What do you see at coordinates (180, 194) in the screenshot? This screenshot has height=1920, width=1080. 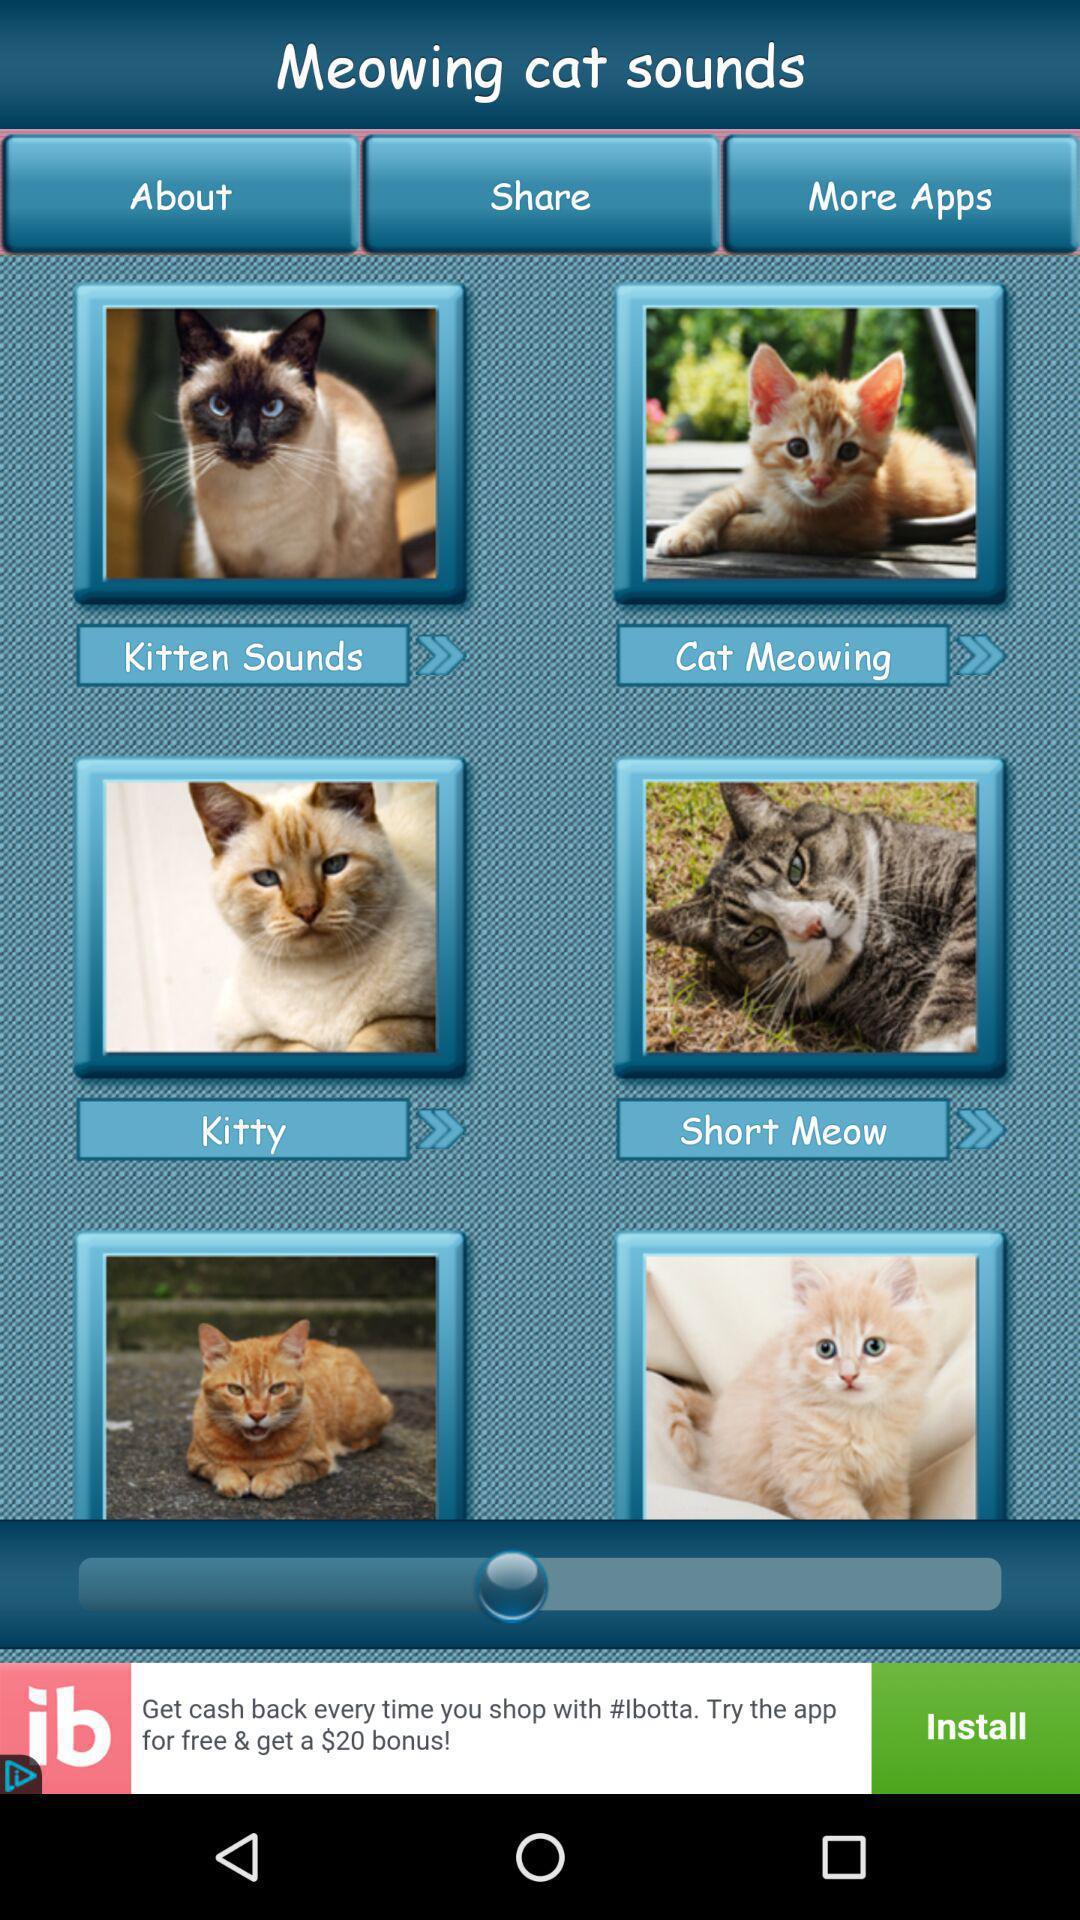 I see `the about` at bounding box center [180, 194].